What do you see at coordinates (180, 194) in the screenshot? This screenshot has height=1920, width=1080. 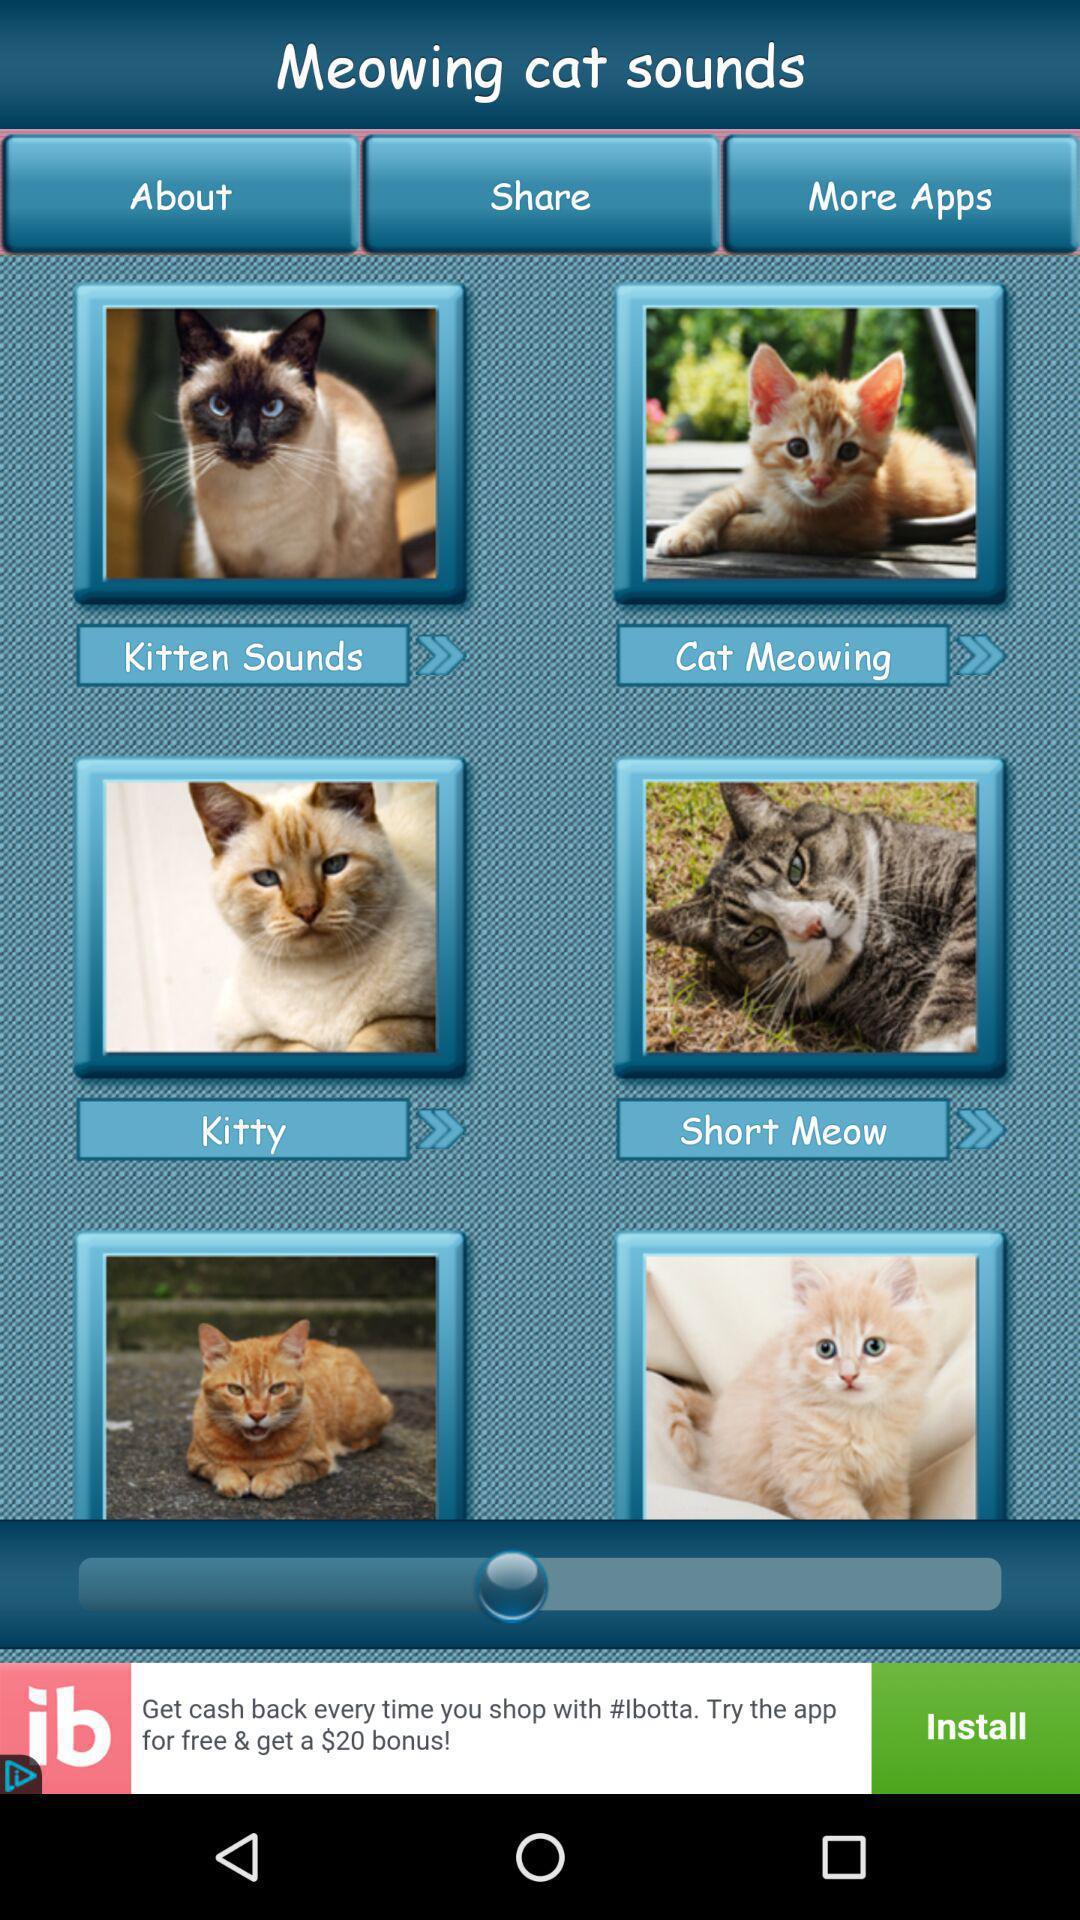 I see `the about` at bounding box center [180, 194].